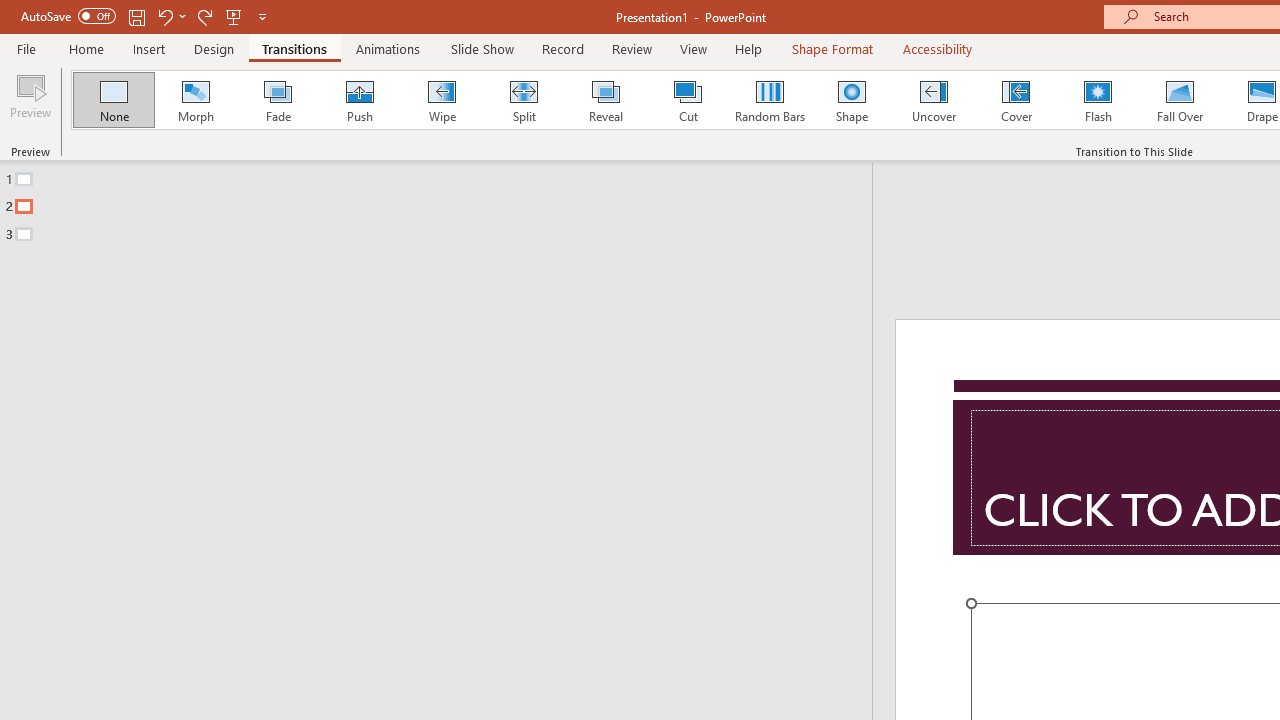  Describe the element at coordinates (1097, 100) in the screenshot. I see `'Flash'` at that location.